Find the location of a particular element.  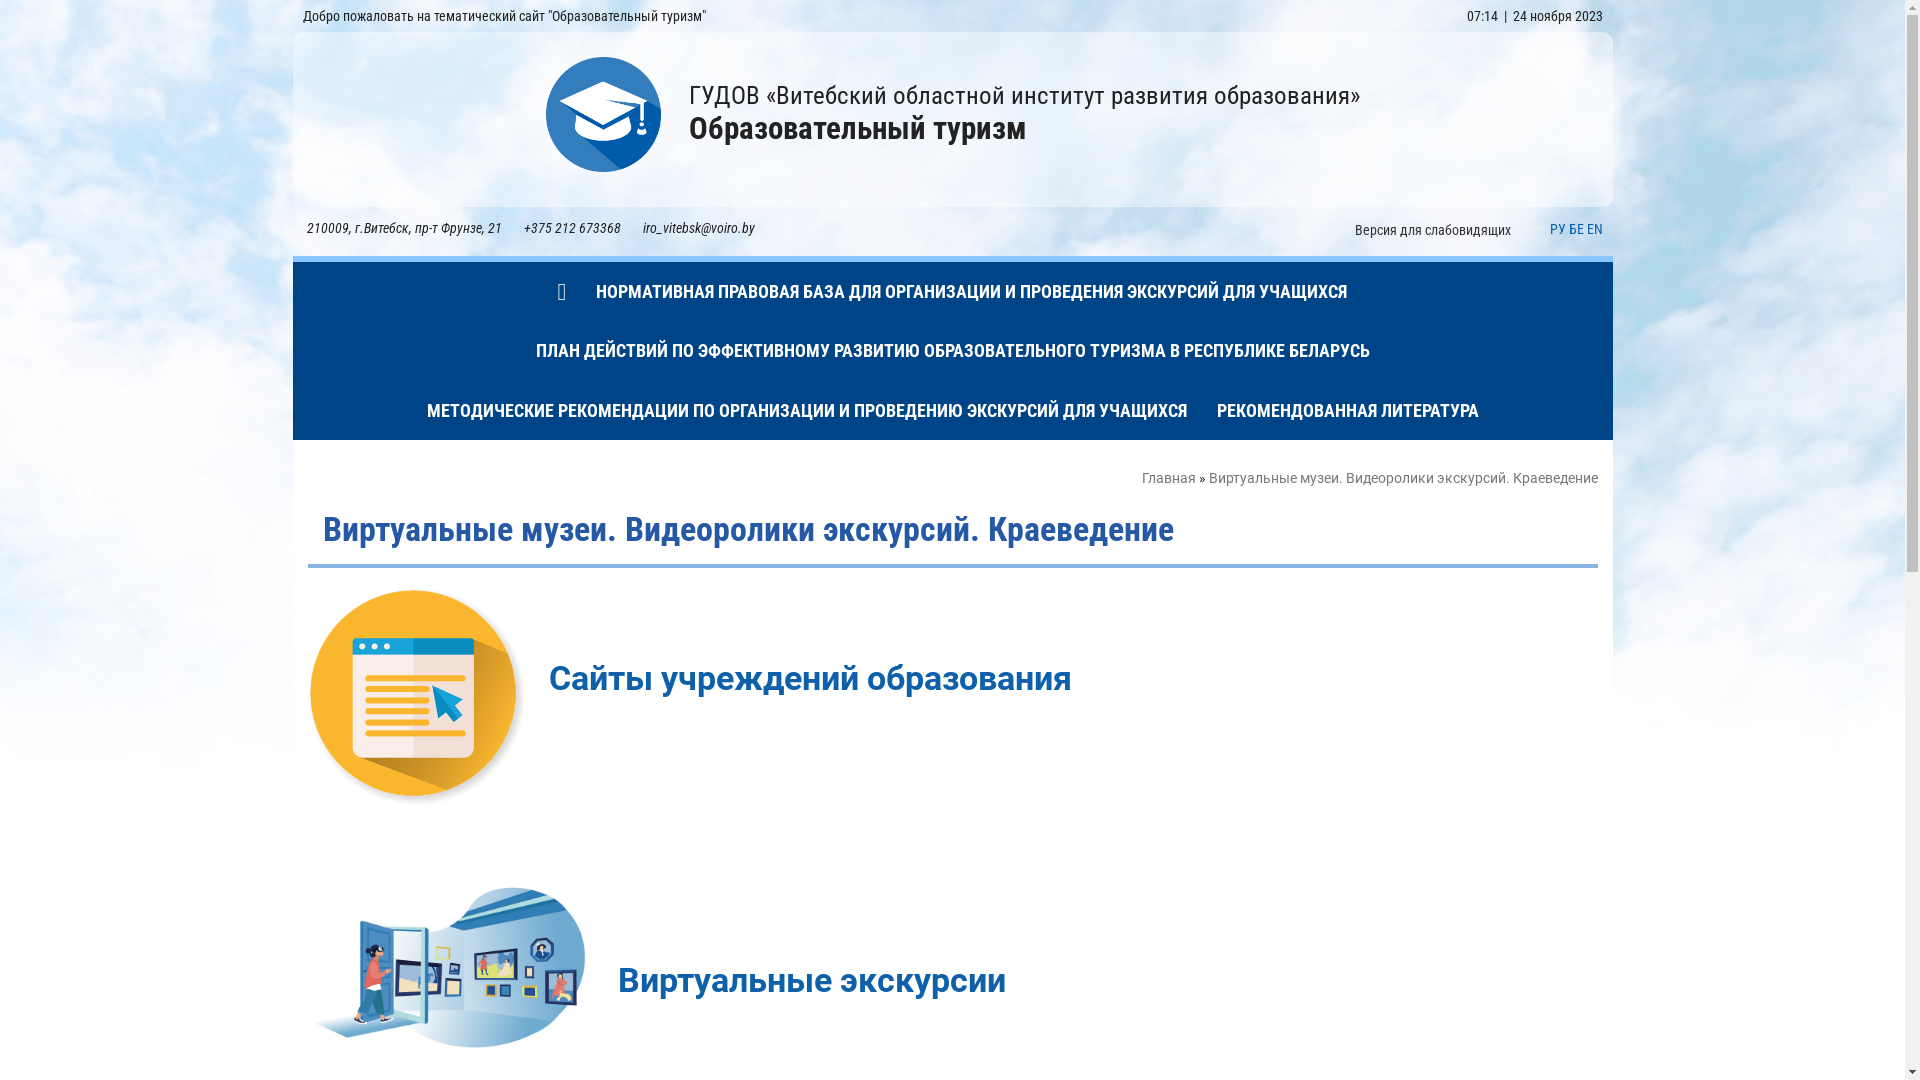

'EN' is located at coordinates (1584, 227).